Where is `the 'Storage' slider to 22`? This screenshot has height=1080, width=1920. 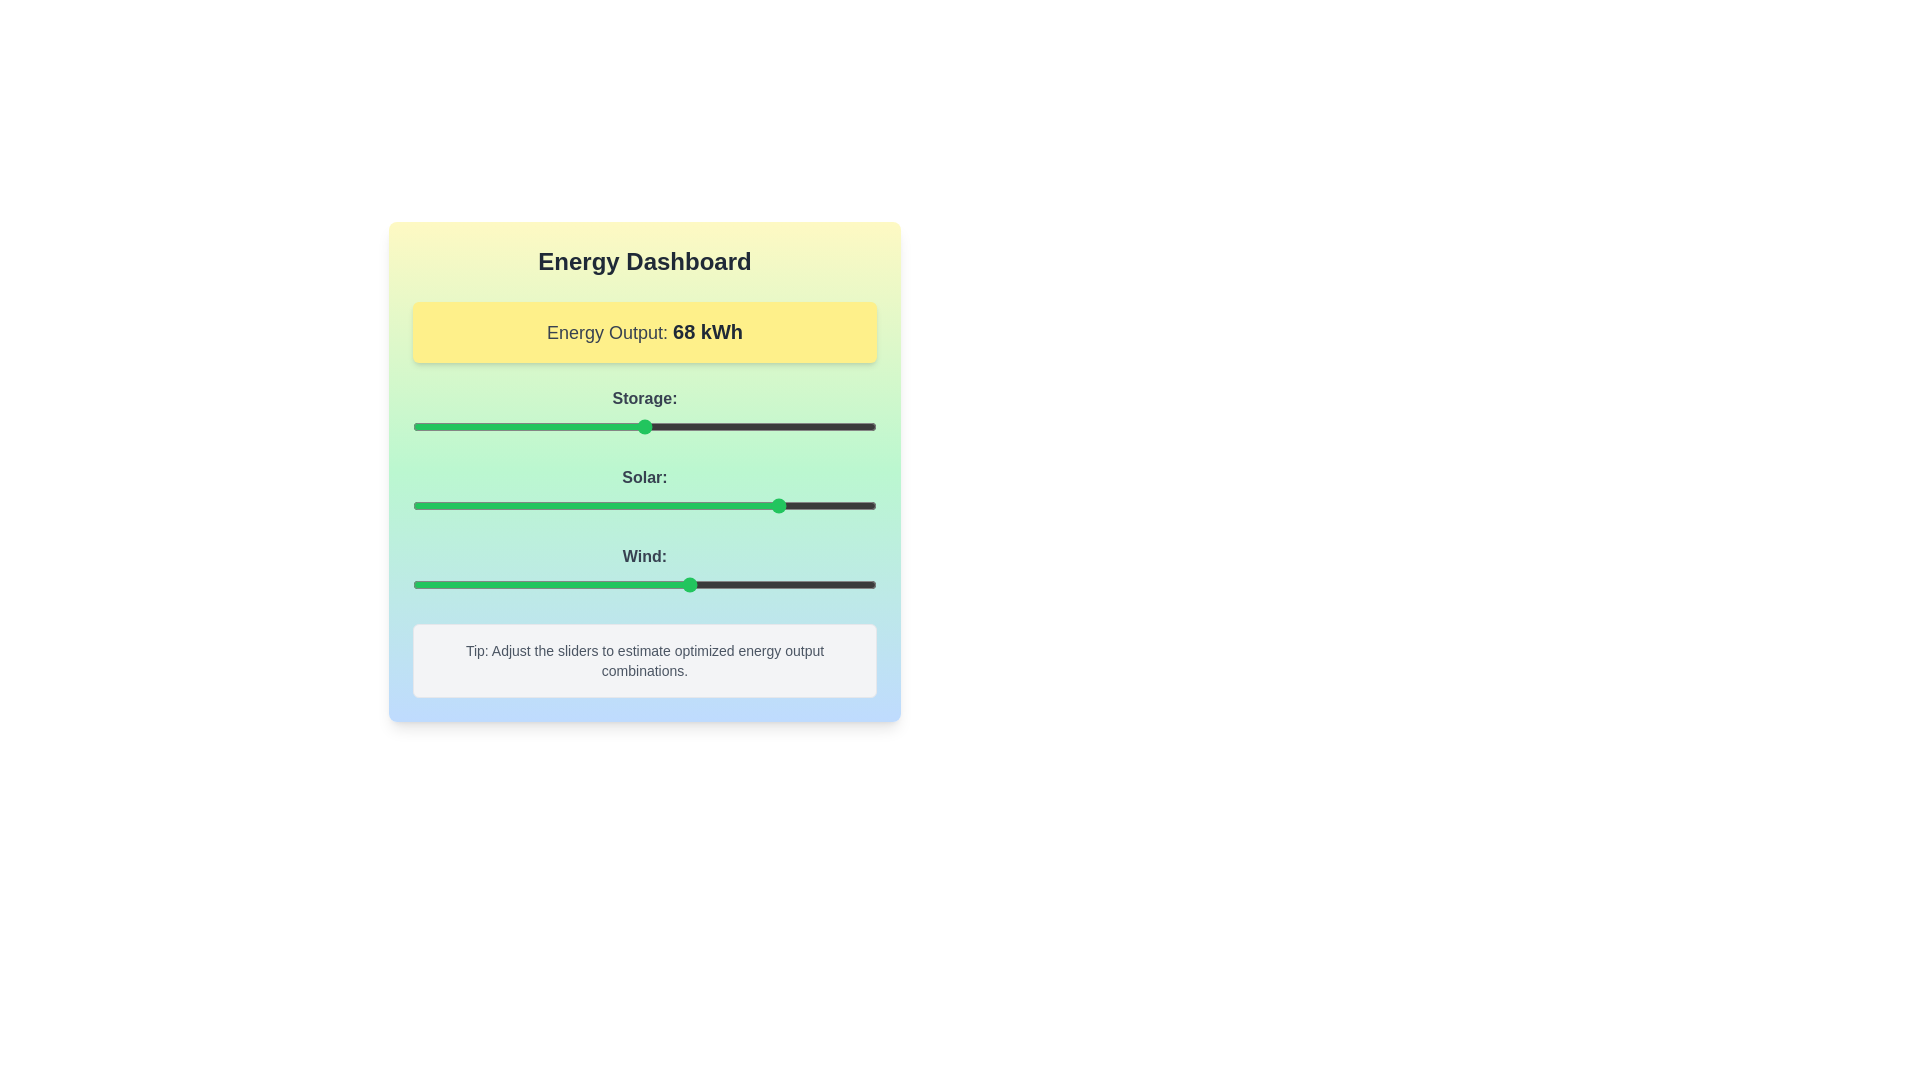
the 'Storage' slider to 22 is located at coordinates (515, 426).